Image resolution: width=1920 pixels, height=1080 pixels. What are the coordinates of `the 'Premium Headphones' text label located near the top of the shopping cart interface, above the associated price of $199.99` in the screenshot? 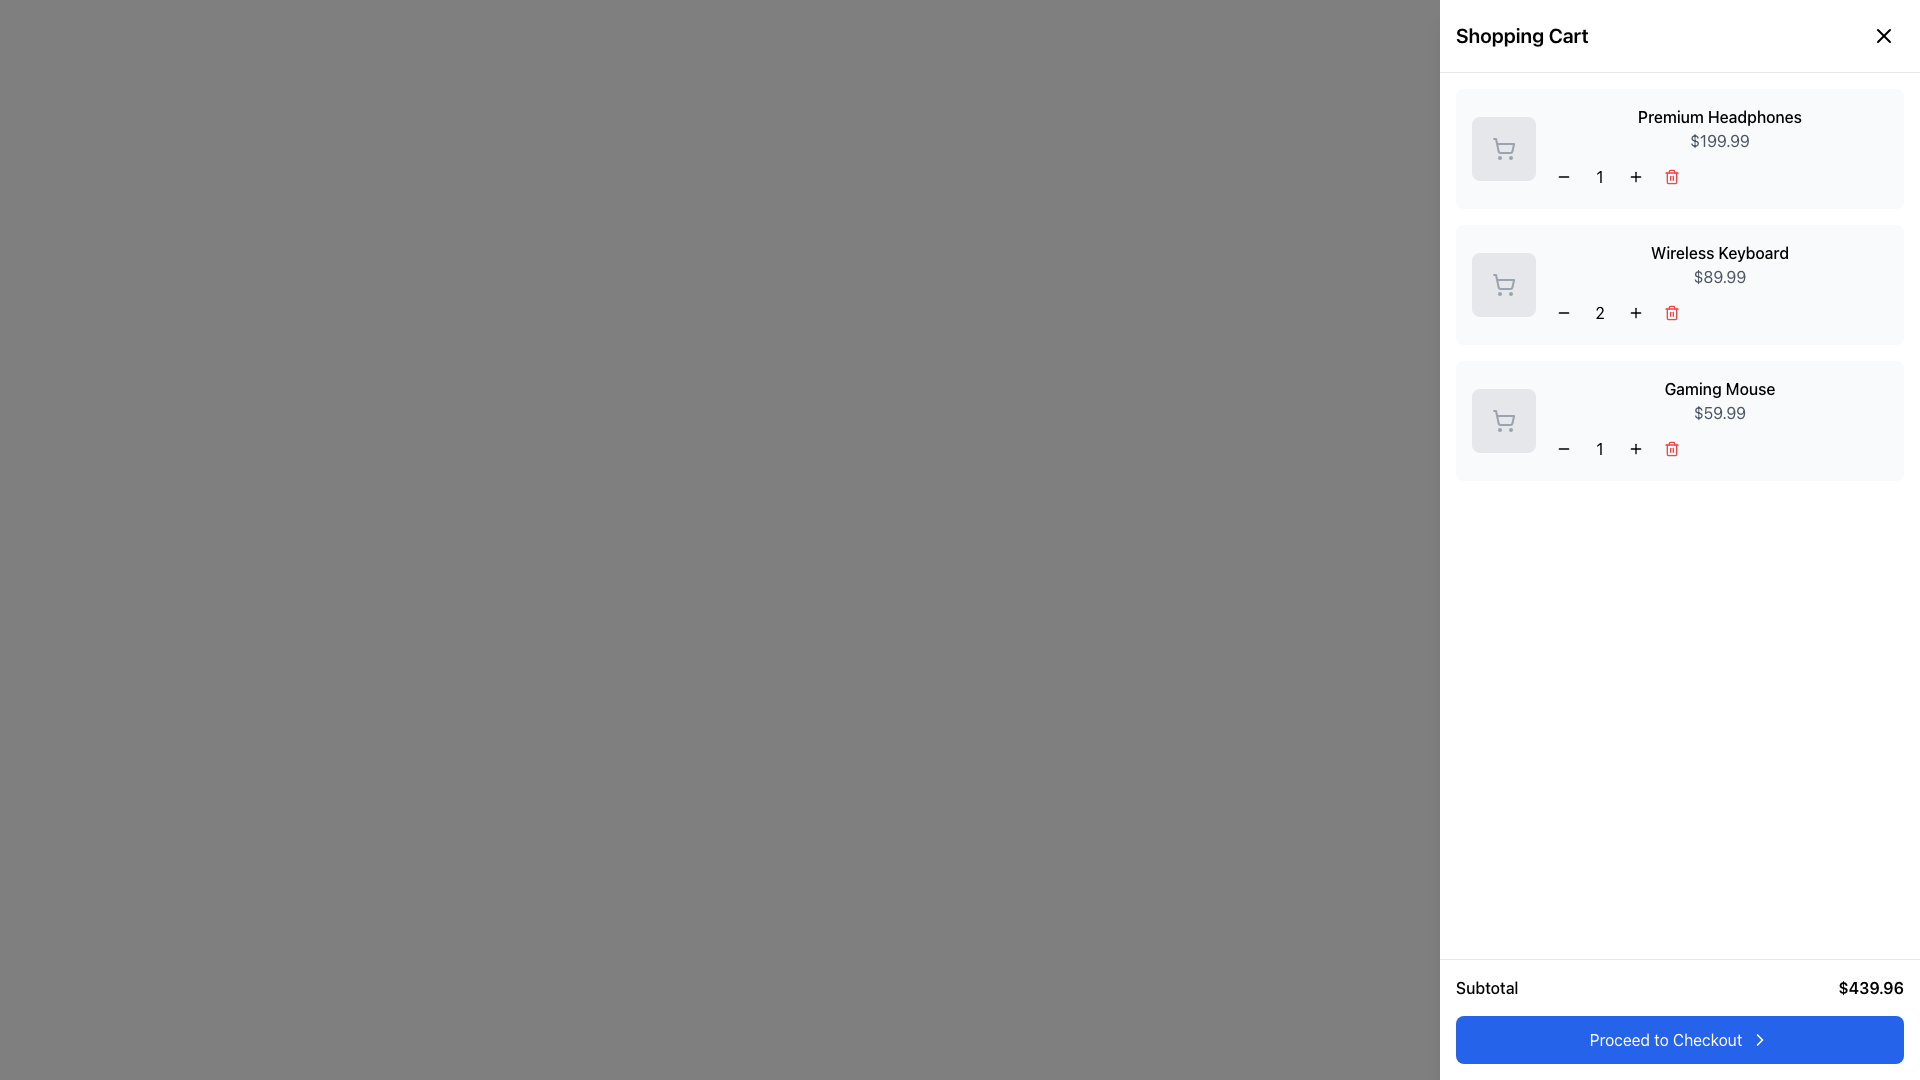 It's located at (1718, 116).